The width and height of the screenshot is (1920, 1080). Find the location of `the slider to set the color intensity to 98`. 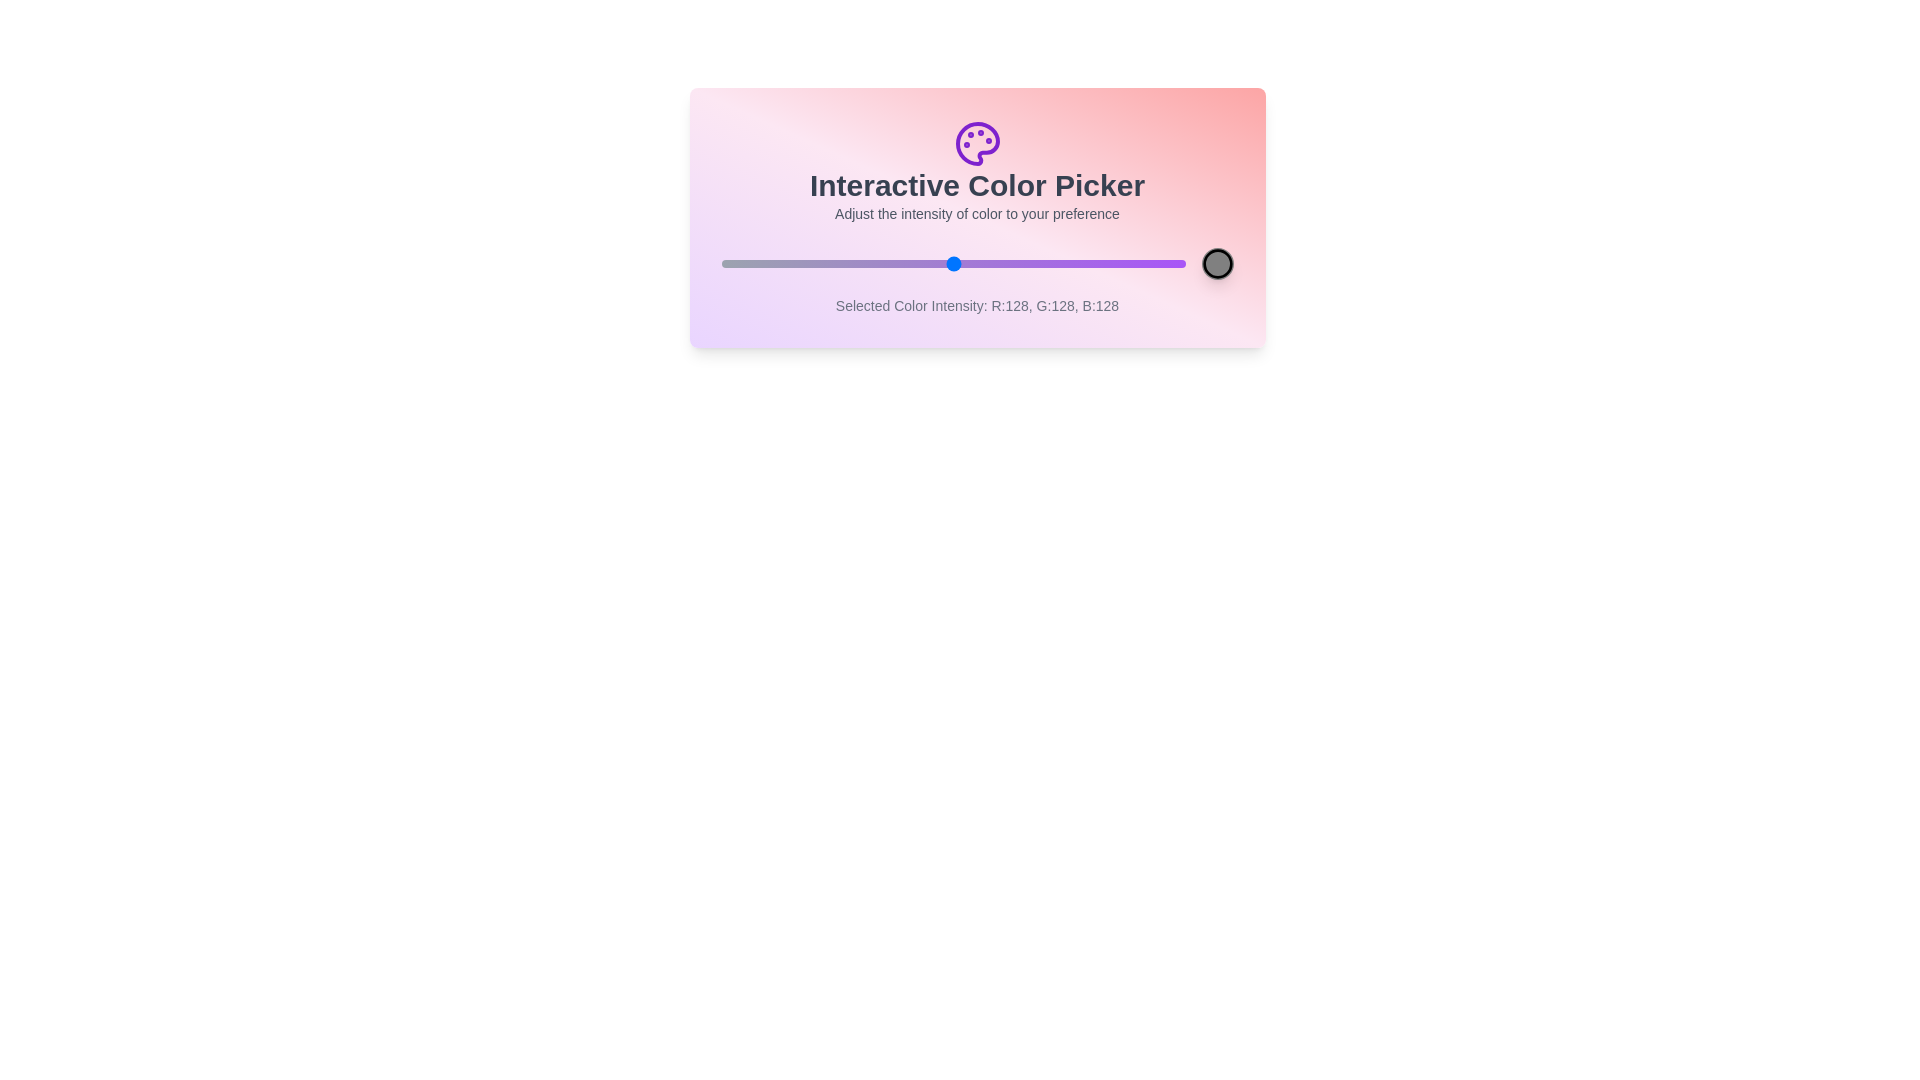

the slider to set the color intensity to 98 is located at coordinates (898, 262).